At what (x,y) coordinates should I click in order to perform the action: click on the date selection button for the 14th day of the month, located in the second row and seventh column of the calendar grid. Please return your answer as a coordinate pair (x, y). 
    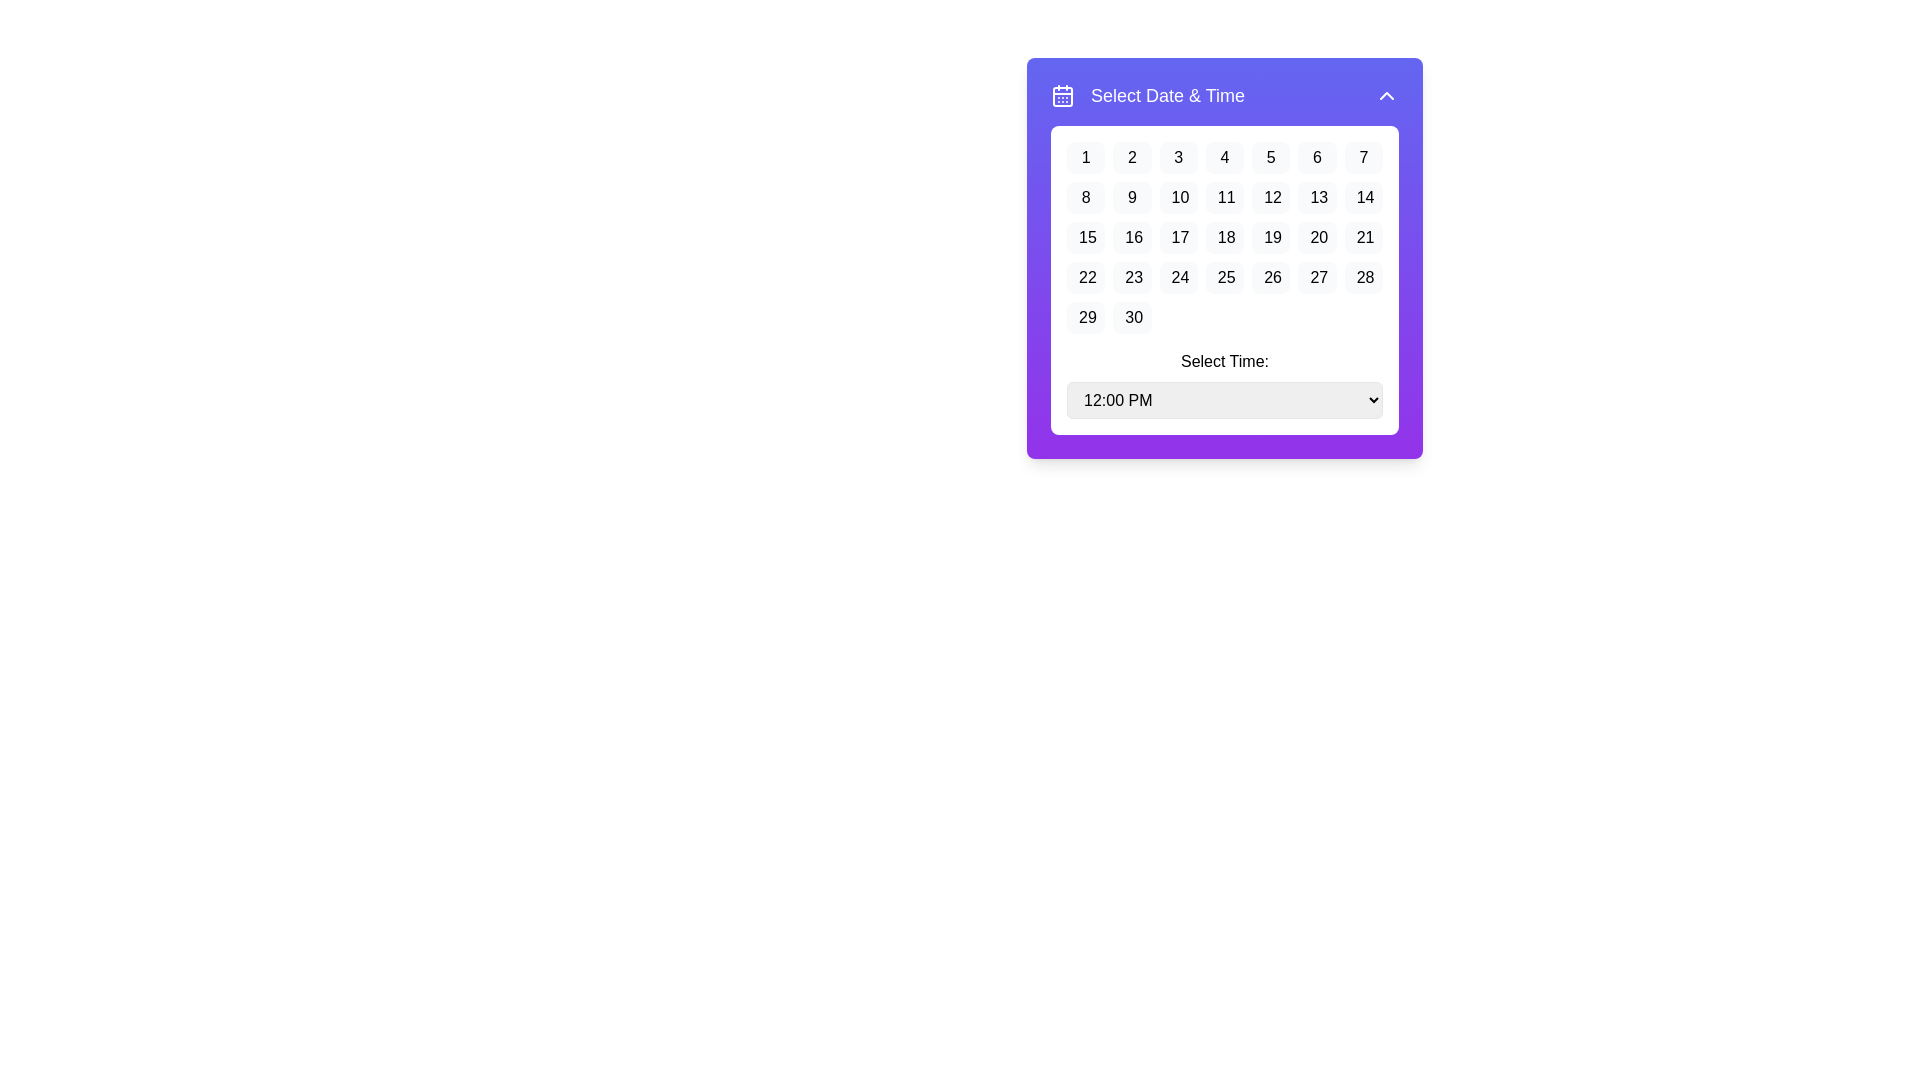
    Looking at the image, I should click on (1362, 197).